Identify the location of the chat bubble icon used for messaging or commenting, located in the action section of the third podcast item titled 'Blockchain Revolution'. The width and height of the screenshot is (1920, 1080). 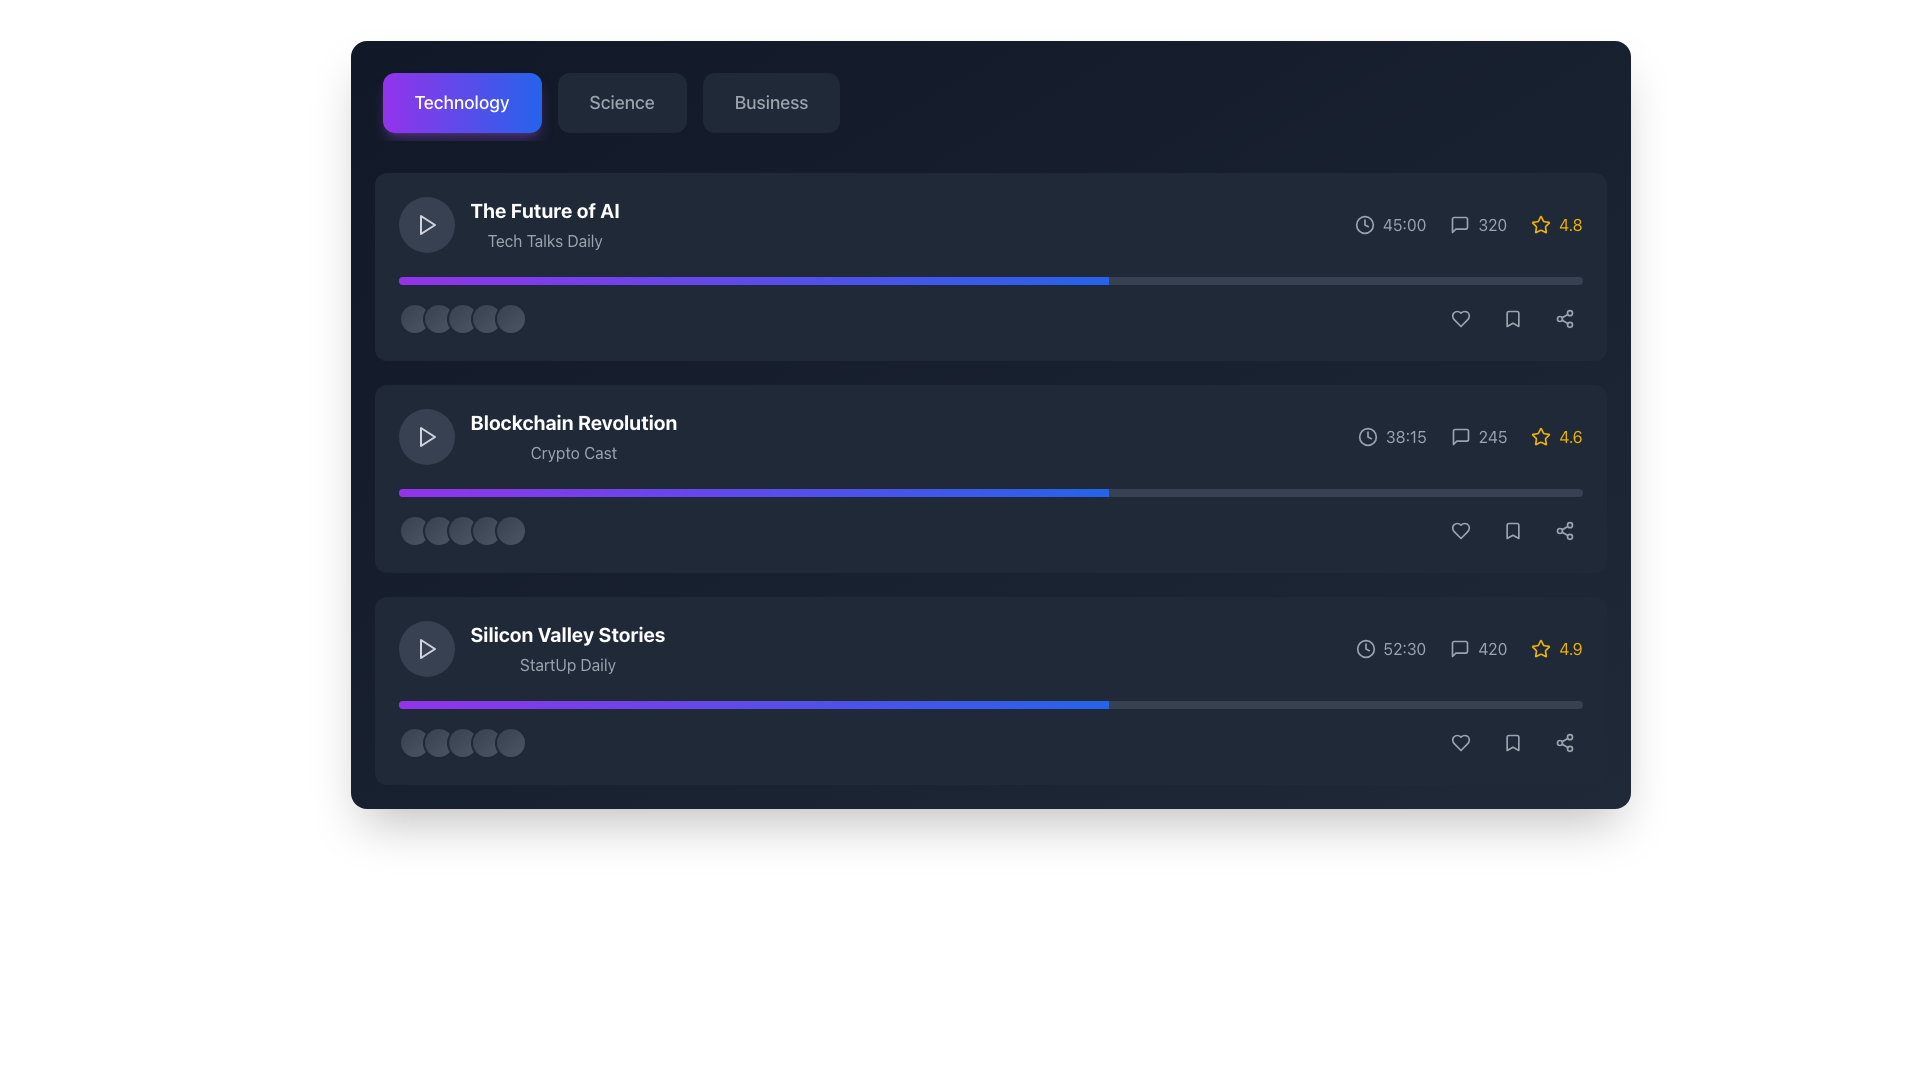
(1460, 435).